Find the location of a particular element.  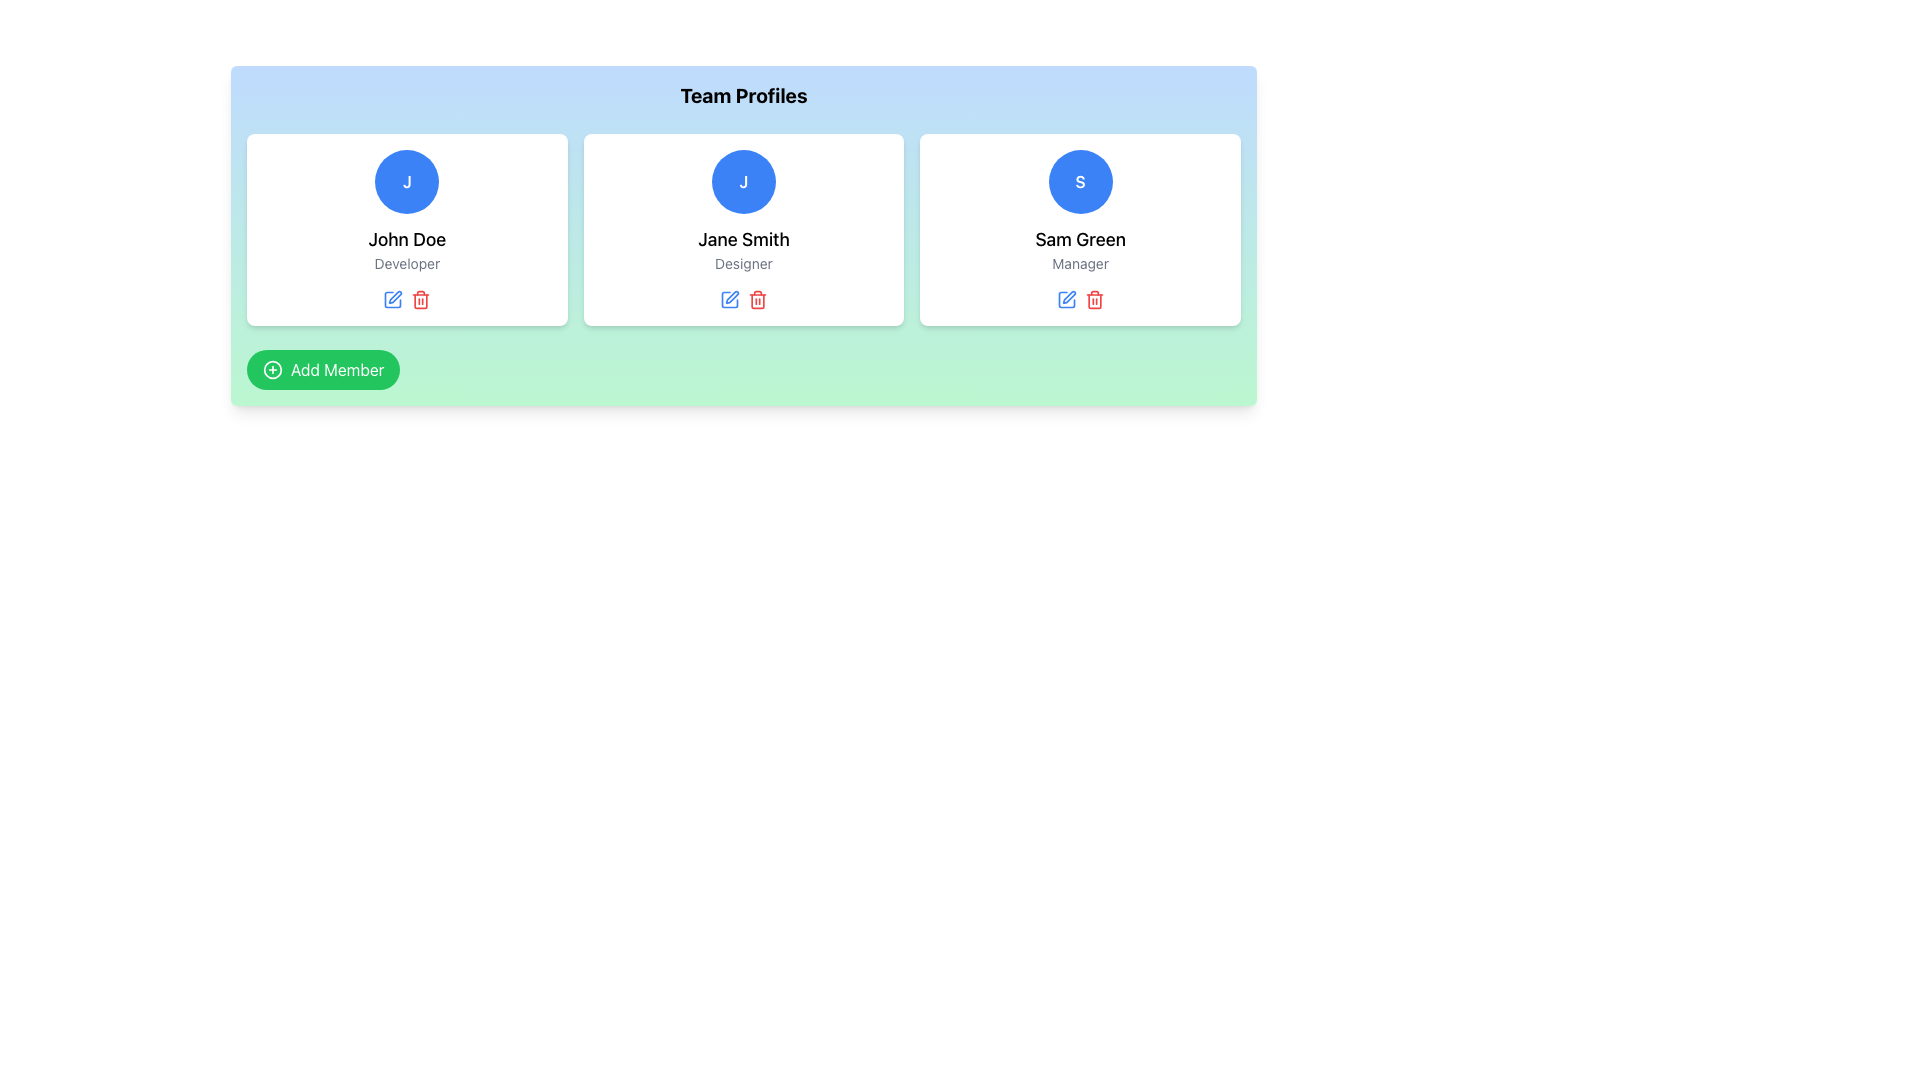

the Text Label displaying the name of the individual in the third profile card, located below the 'S' icon and above the 'Manager' text is located at coordinates (1079, 238).